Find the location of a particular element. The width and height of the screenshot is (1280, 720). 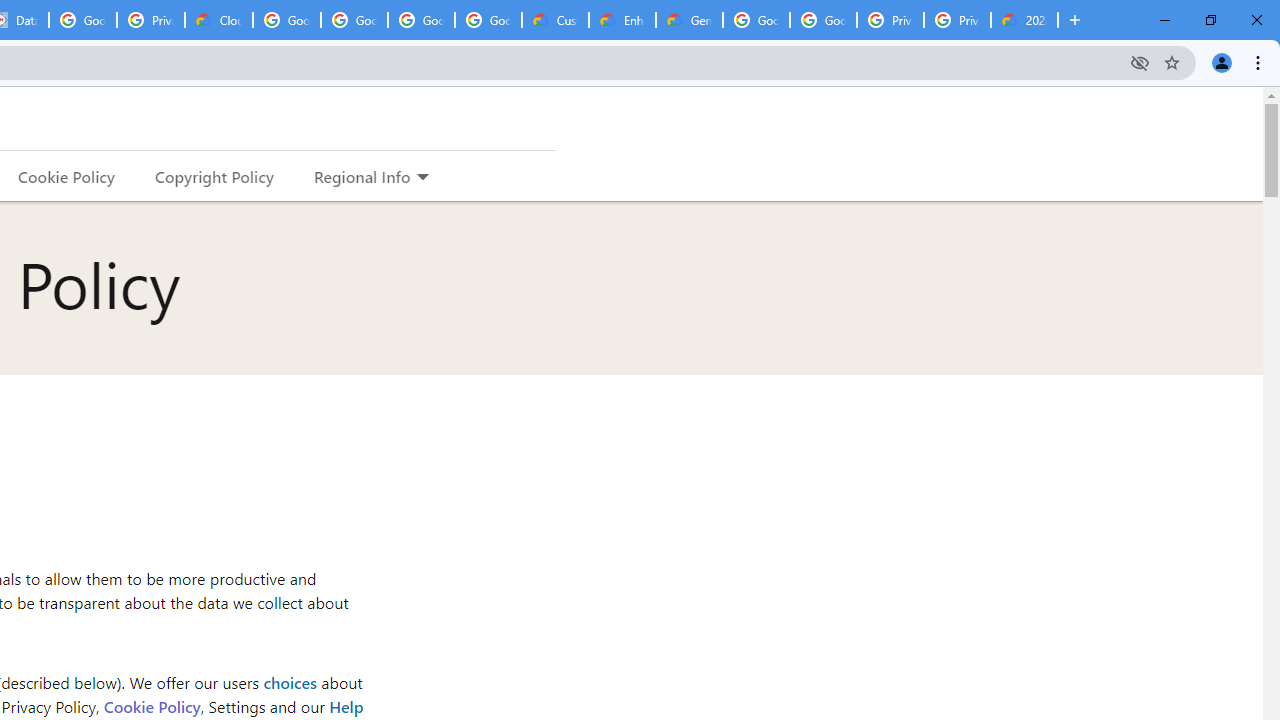

'Cookie Policy' is located at coordinates (150, 705).